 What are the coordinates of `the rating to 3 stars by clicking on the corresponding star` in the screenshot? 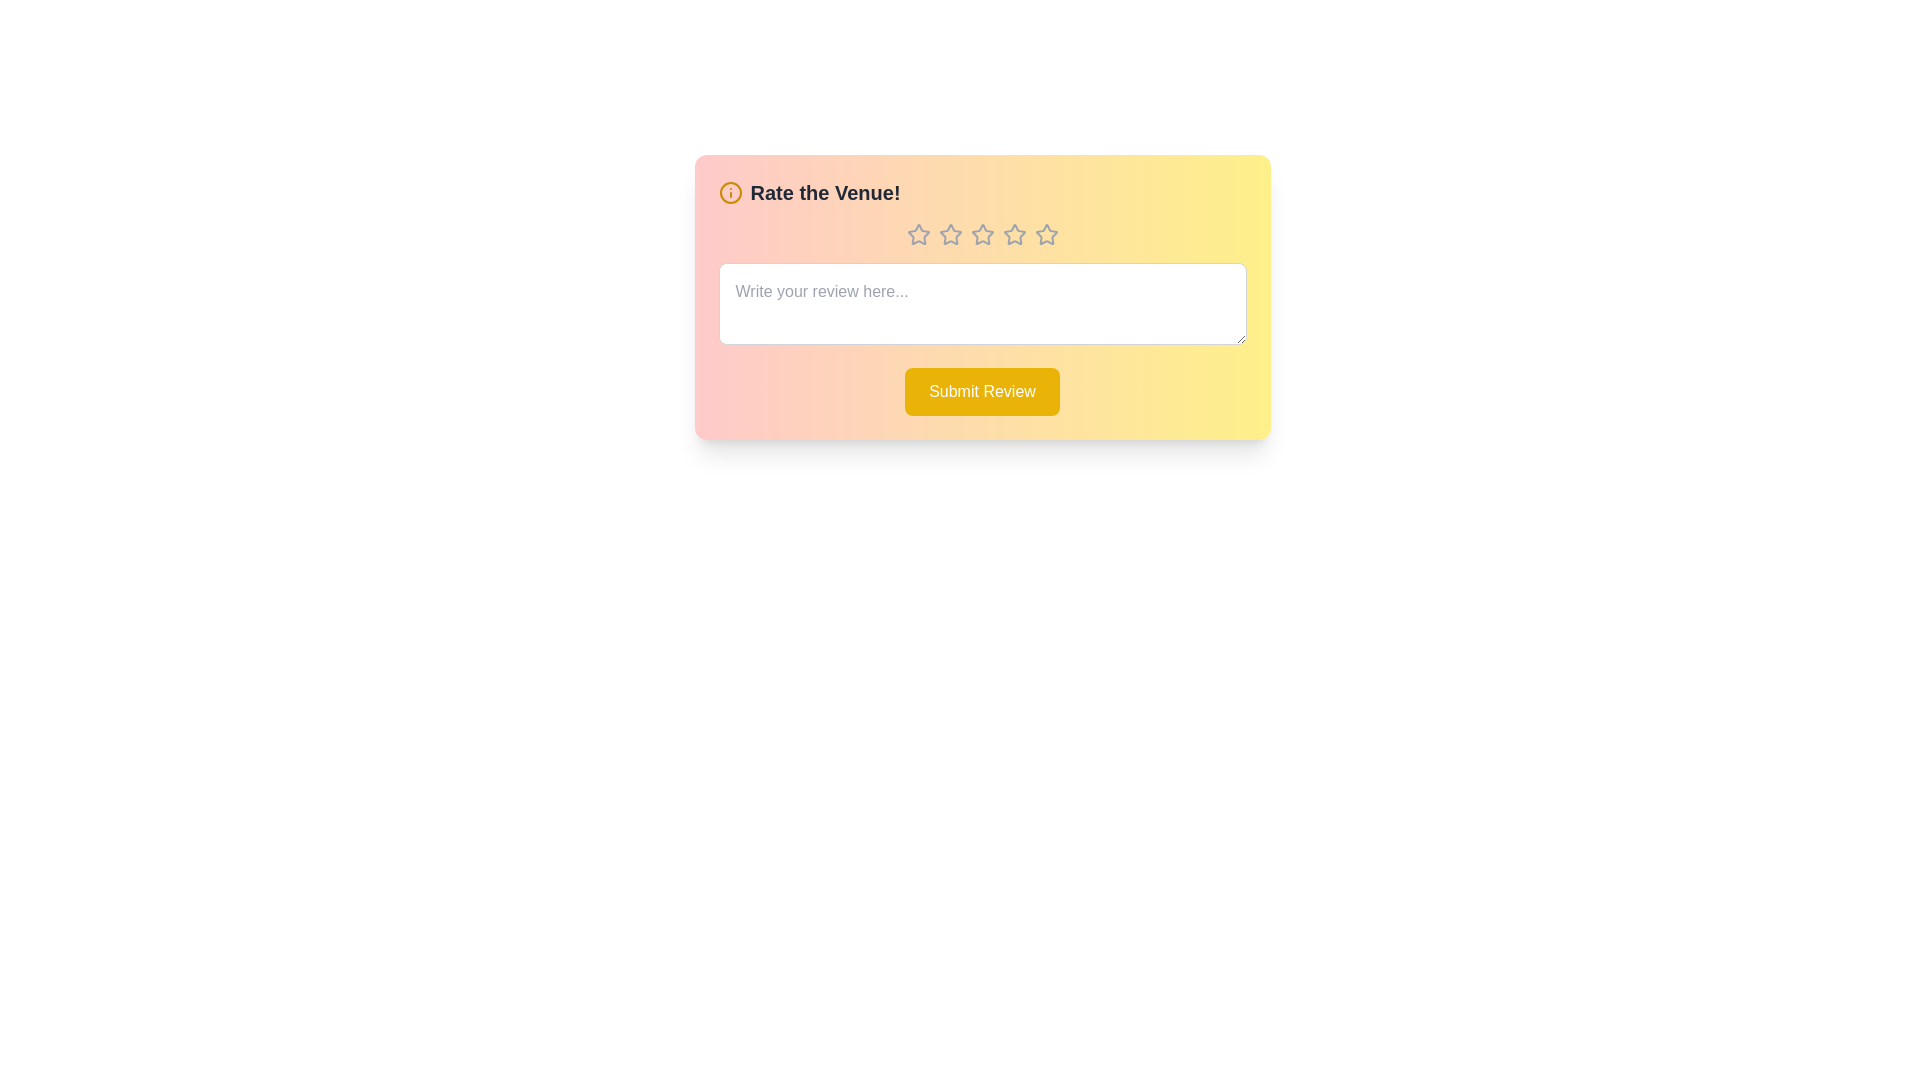 It's located at (982, 234).